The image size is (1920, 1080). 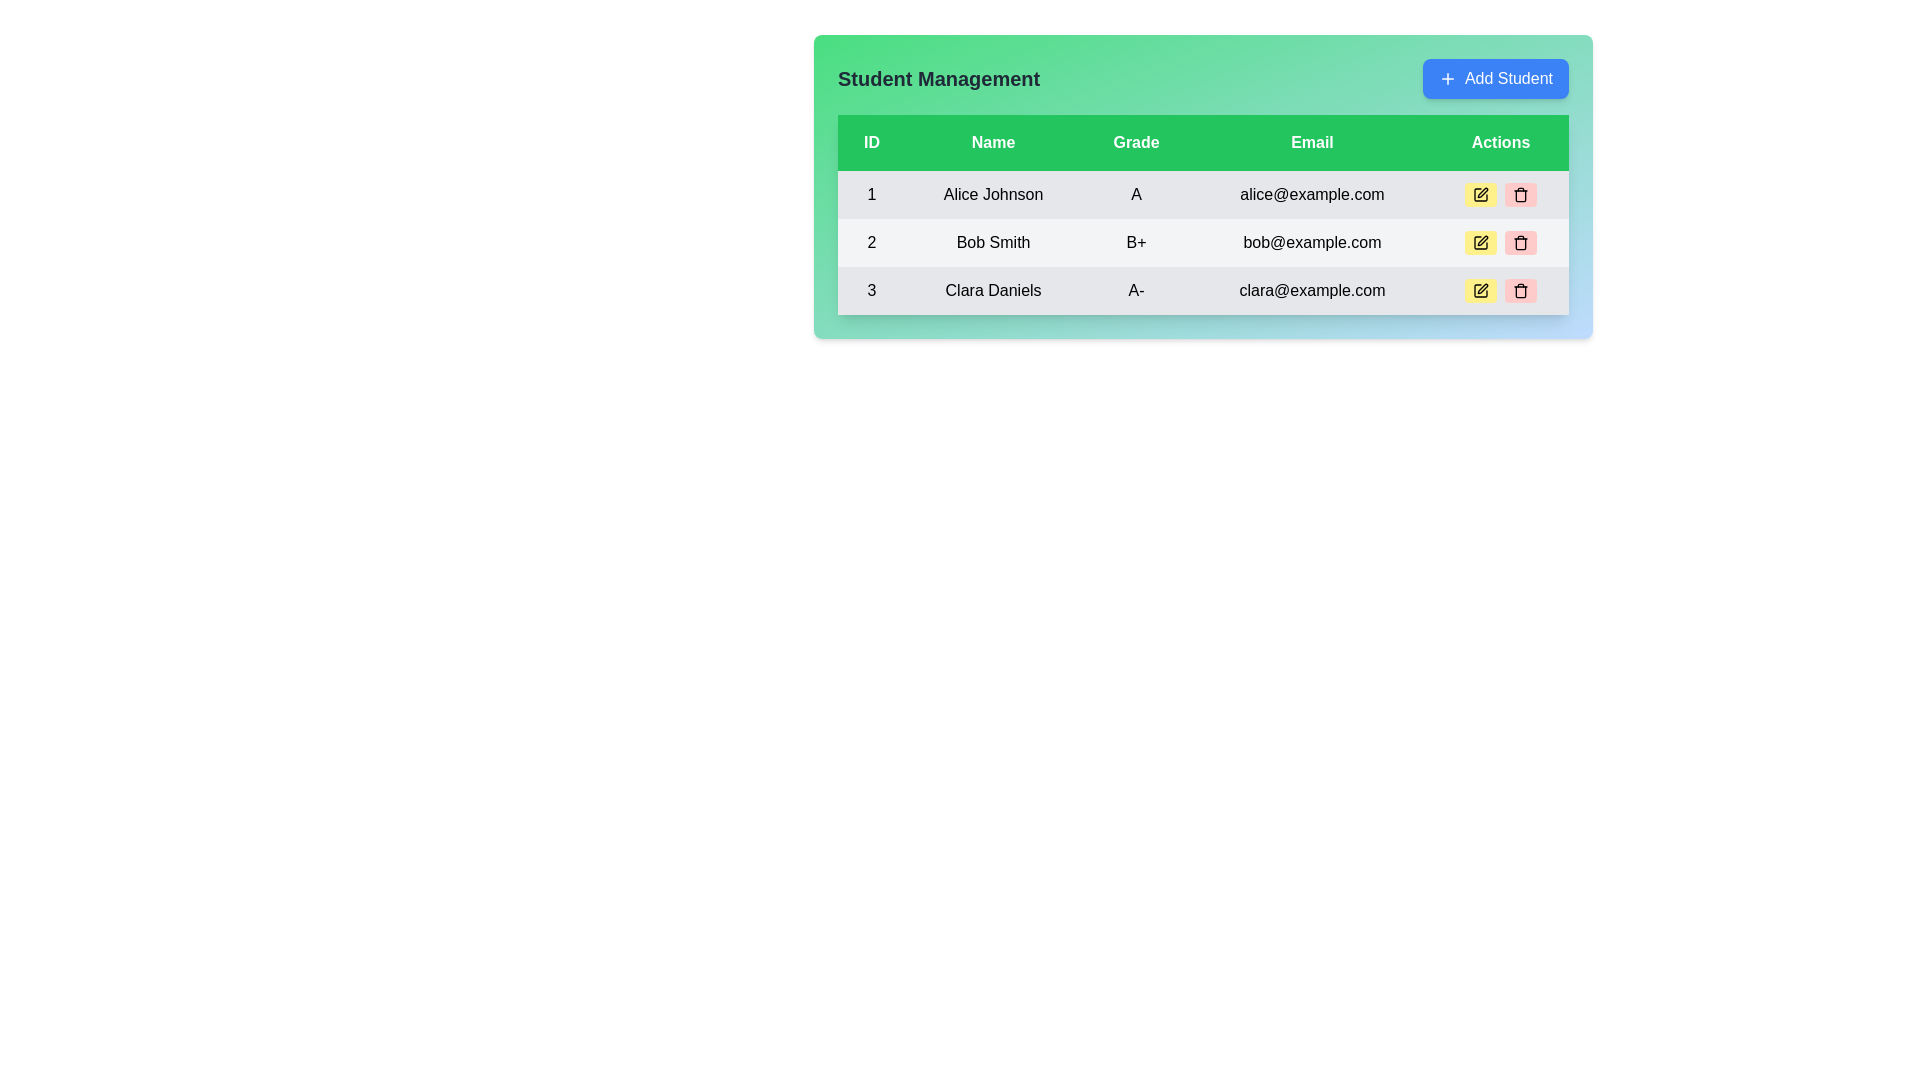 What do you see at coordinates (1480, 242) in the screenshot?
I see `the edit icon button located in the yellow background area on the right side of the second row under the 'Actions' column, associated with Bob Smith` at bounding box center [1480, 242].